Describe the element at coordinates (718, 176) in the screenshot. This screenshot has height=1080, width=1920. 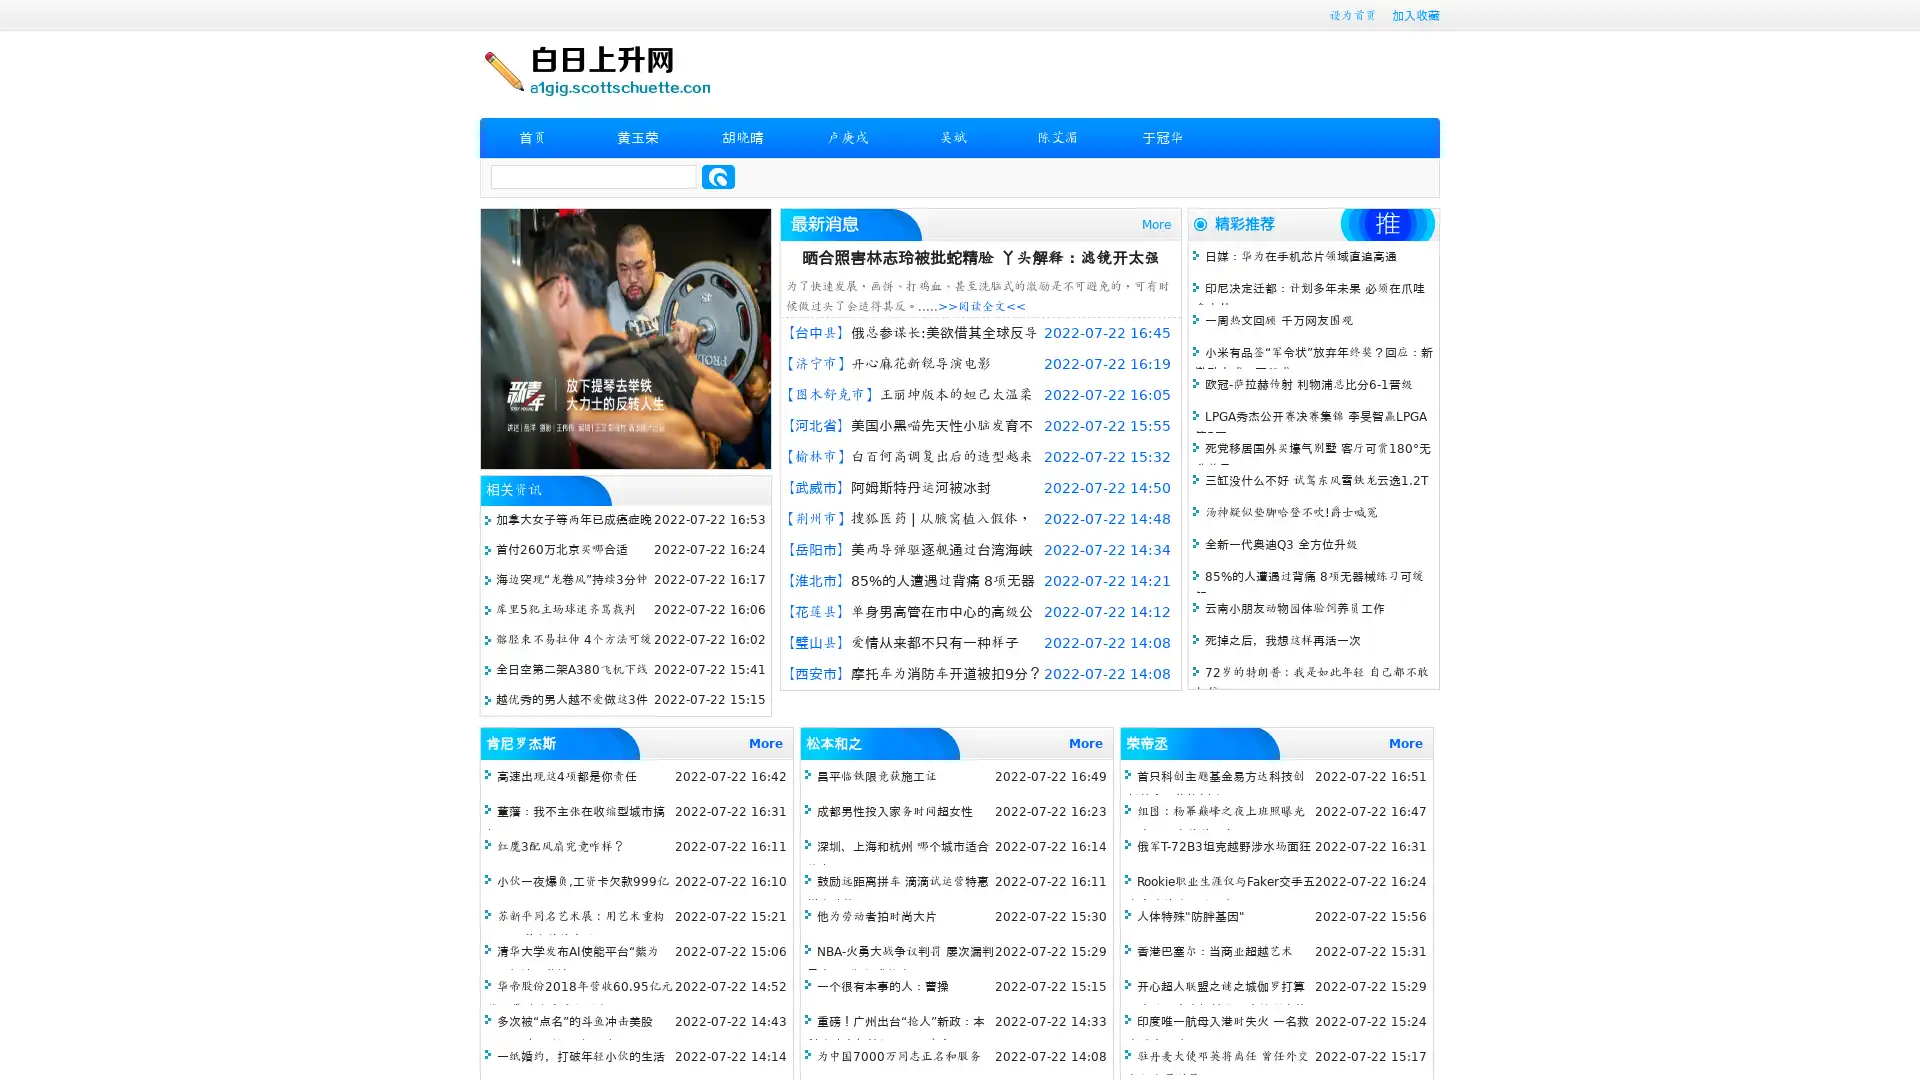
I see `Search` at that location.